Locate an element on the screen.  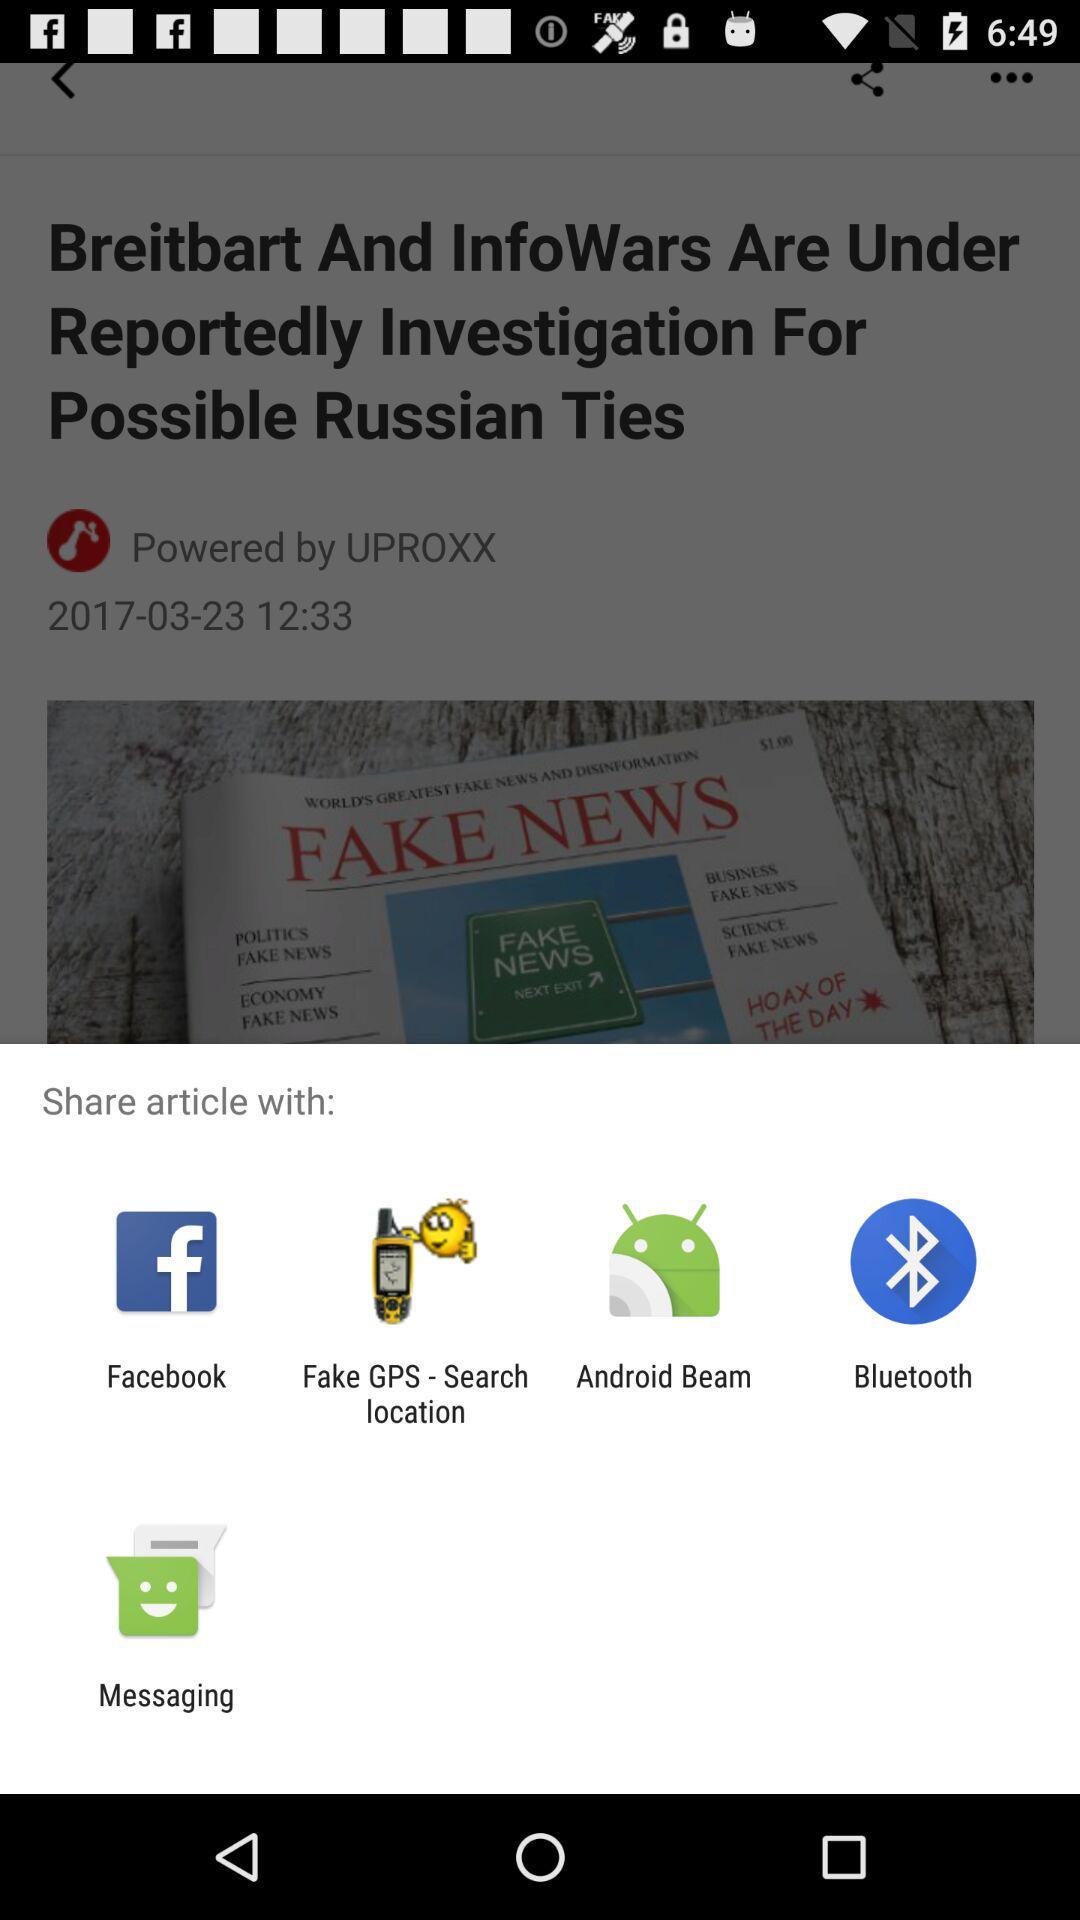
the bluetooth item is located at coordinates (913, 1392).